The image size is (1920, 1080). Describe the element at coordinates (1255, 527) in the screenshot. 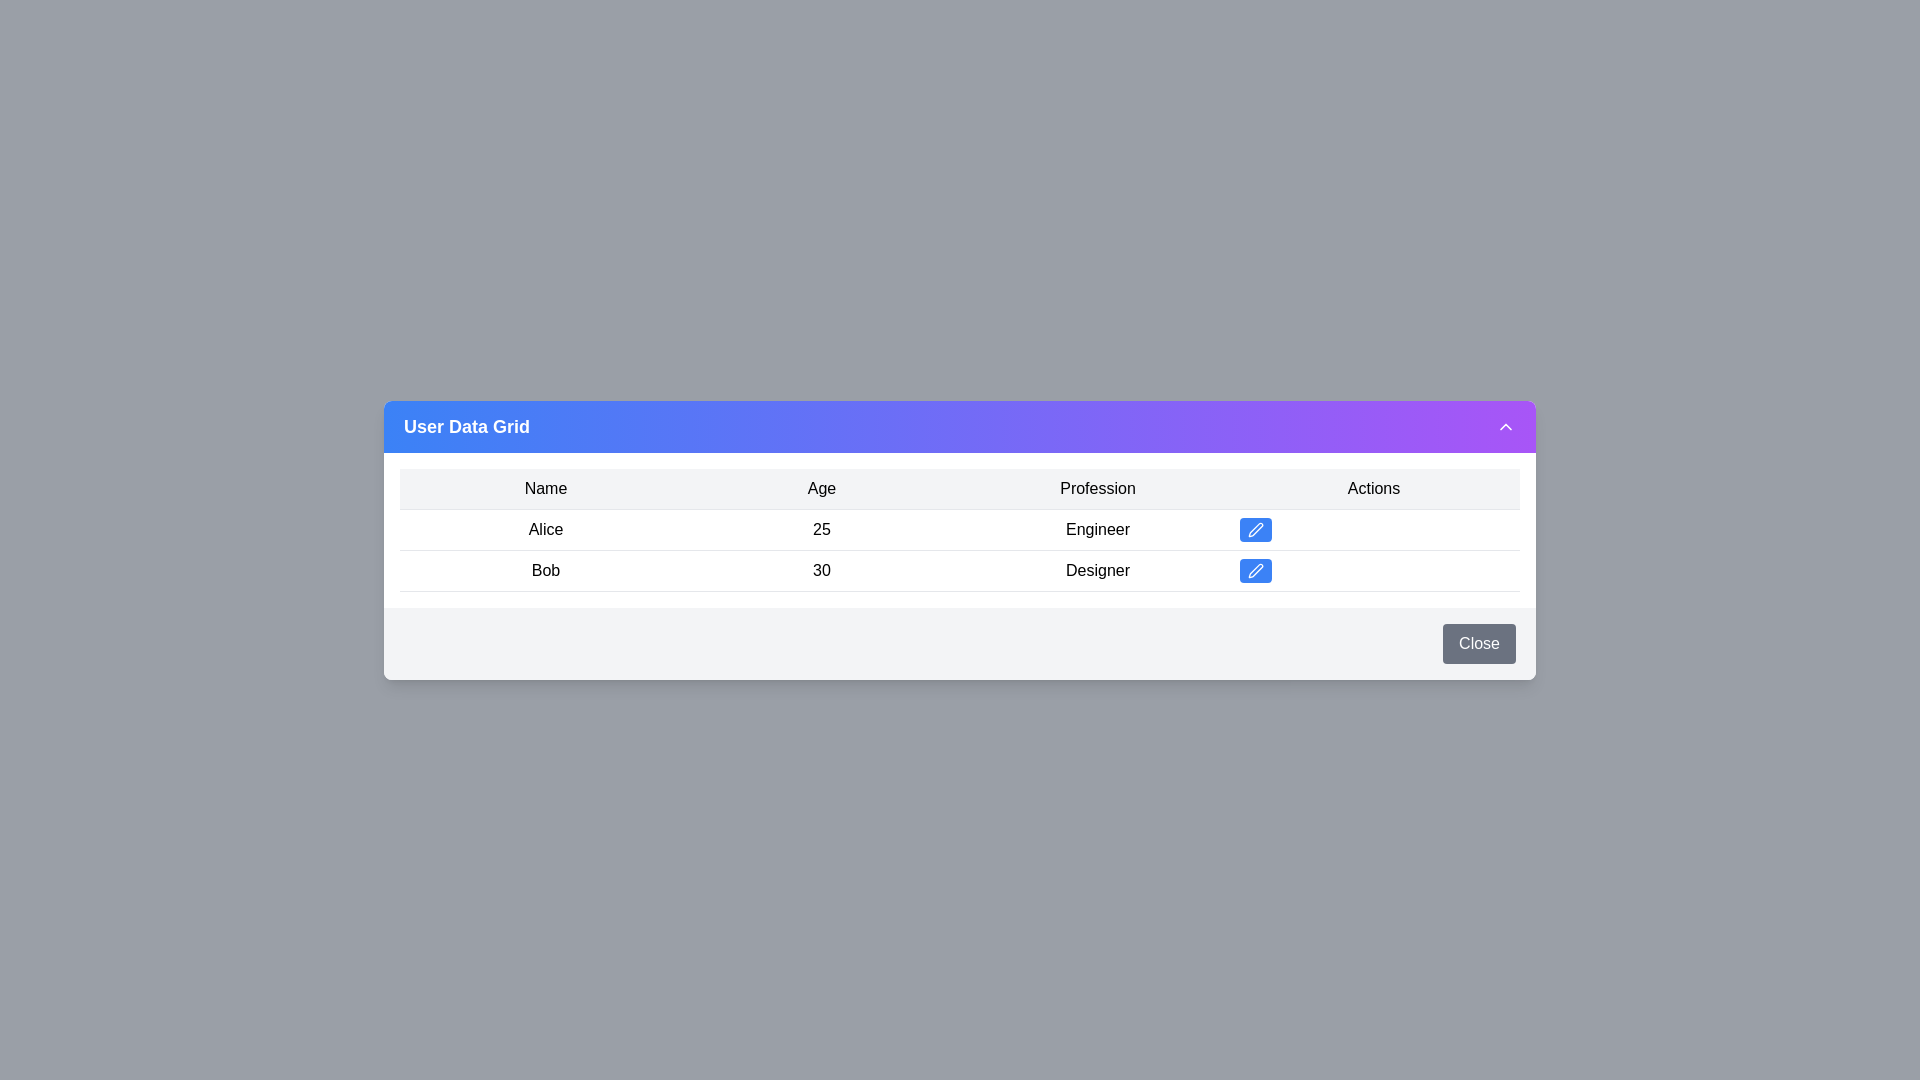

I see `the edit icon resembling a pen within the button in the 'Actions' column of the table, aligned with the 'Engineer' profession in the row labeled 'Alice' to initiate editing` at that location.